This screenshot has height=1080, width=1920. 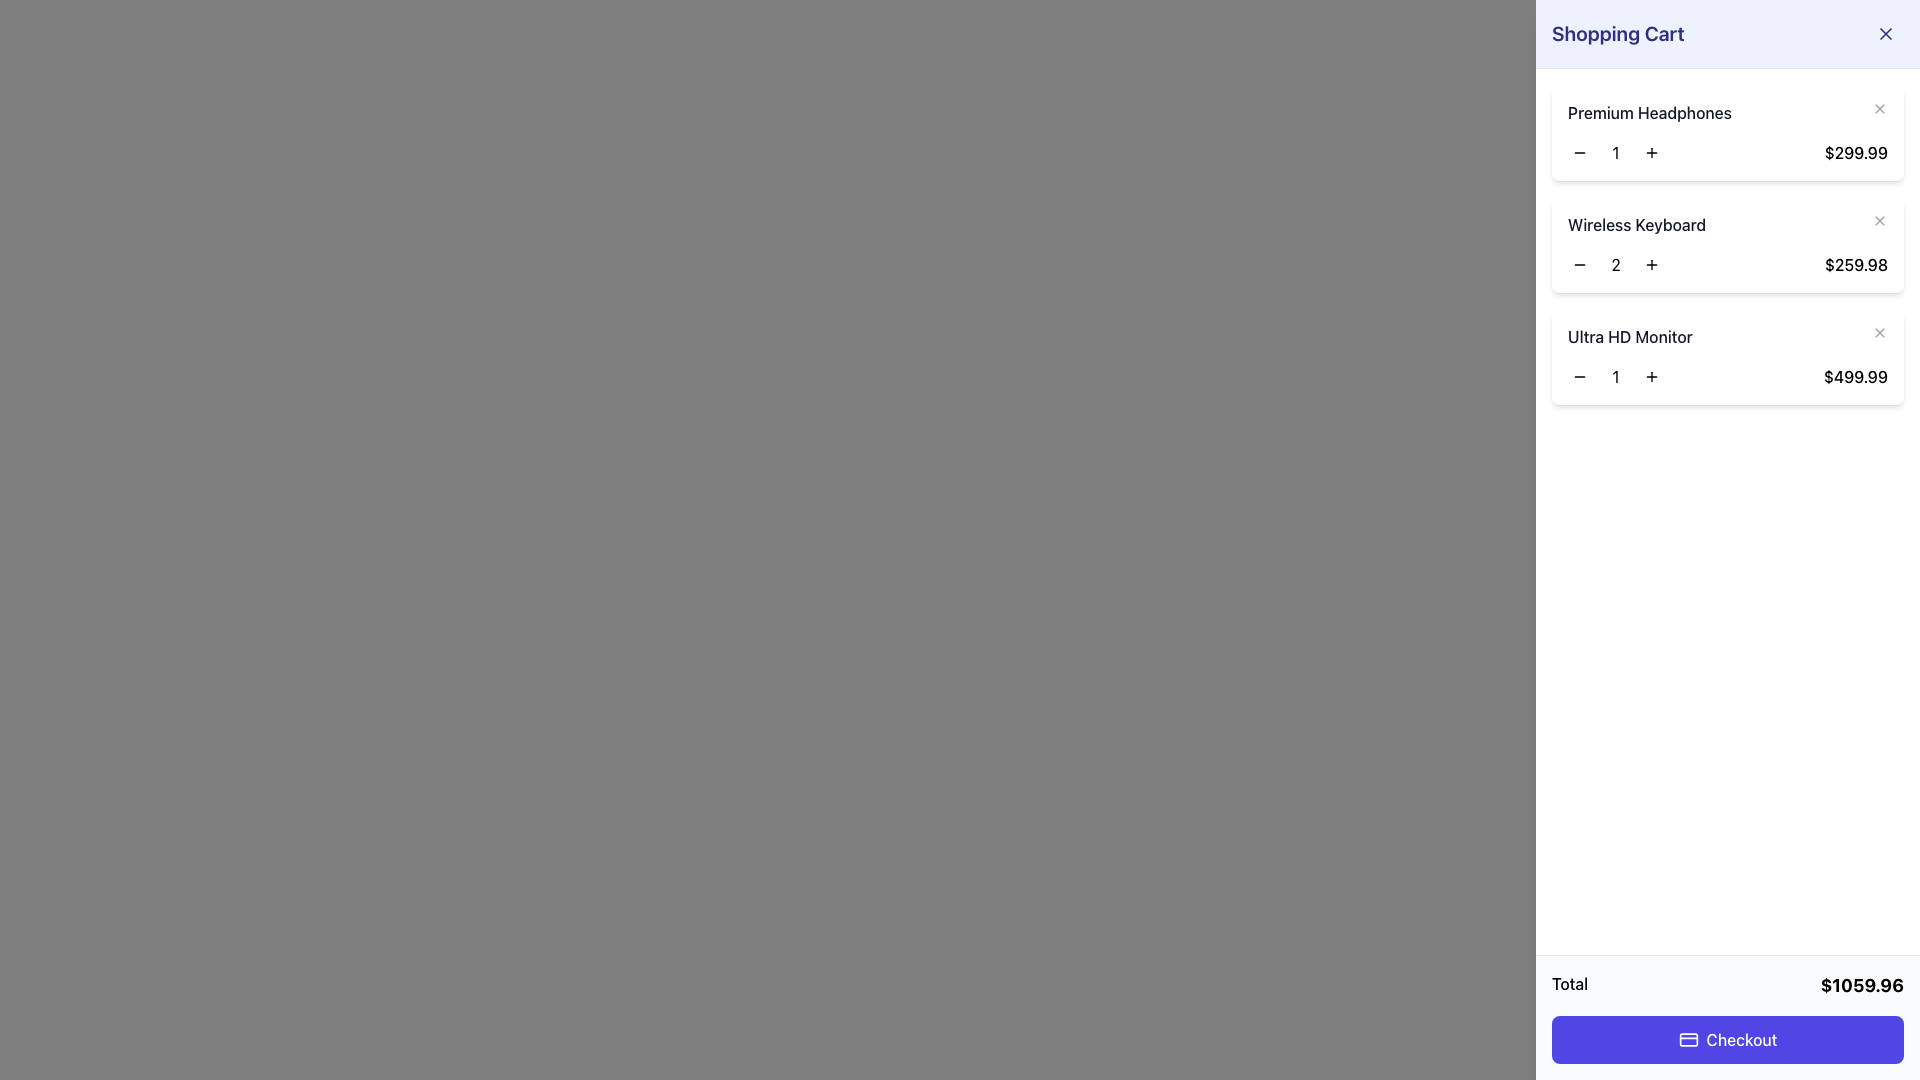 What do you see at coordinates (1651, 264) in the screenshot?
I see `the increment button to increase the quantity of the 'Wireless Keyboard' item in the shopping cart, located near the quantity indicator (number '2') and adjacent to the decrement button ('−')` at bounding box center [1651, 264].